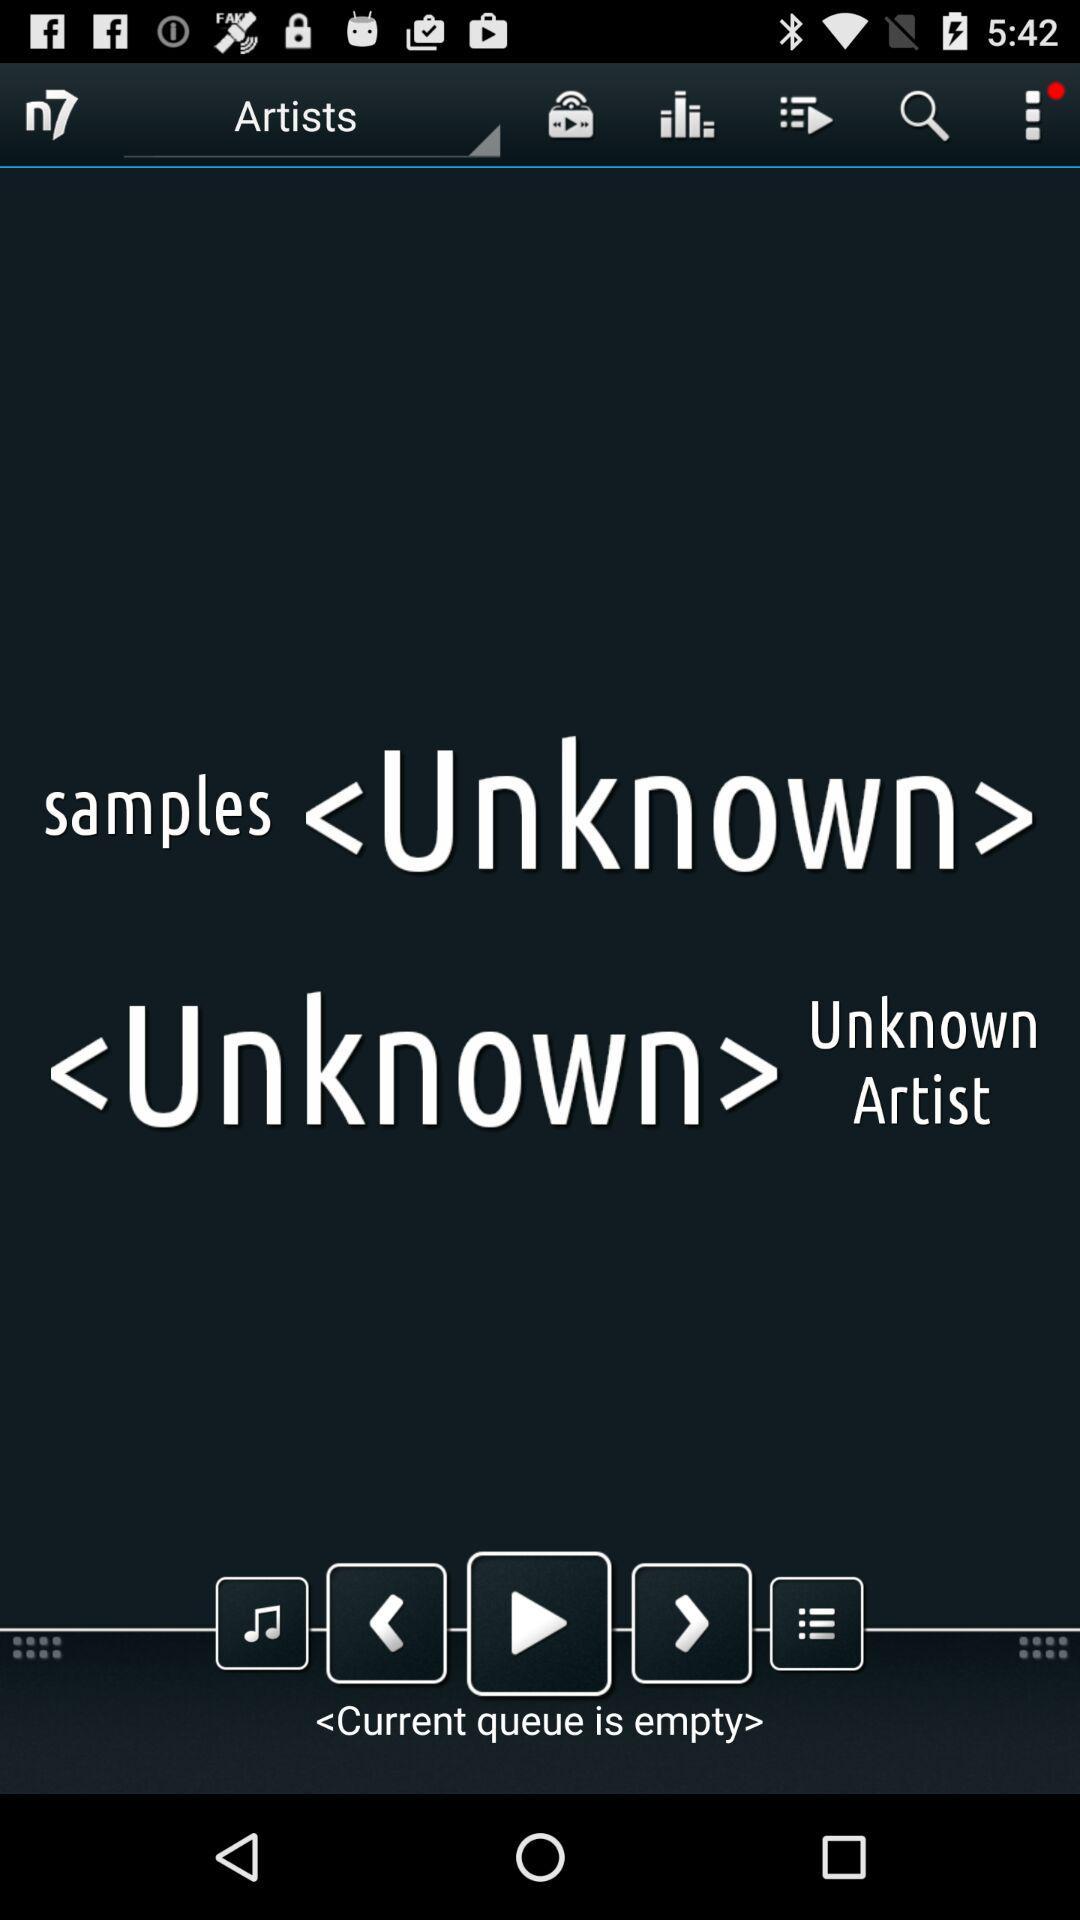  I want to click on the arrow_forward icon, so click(690, 1736).